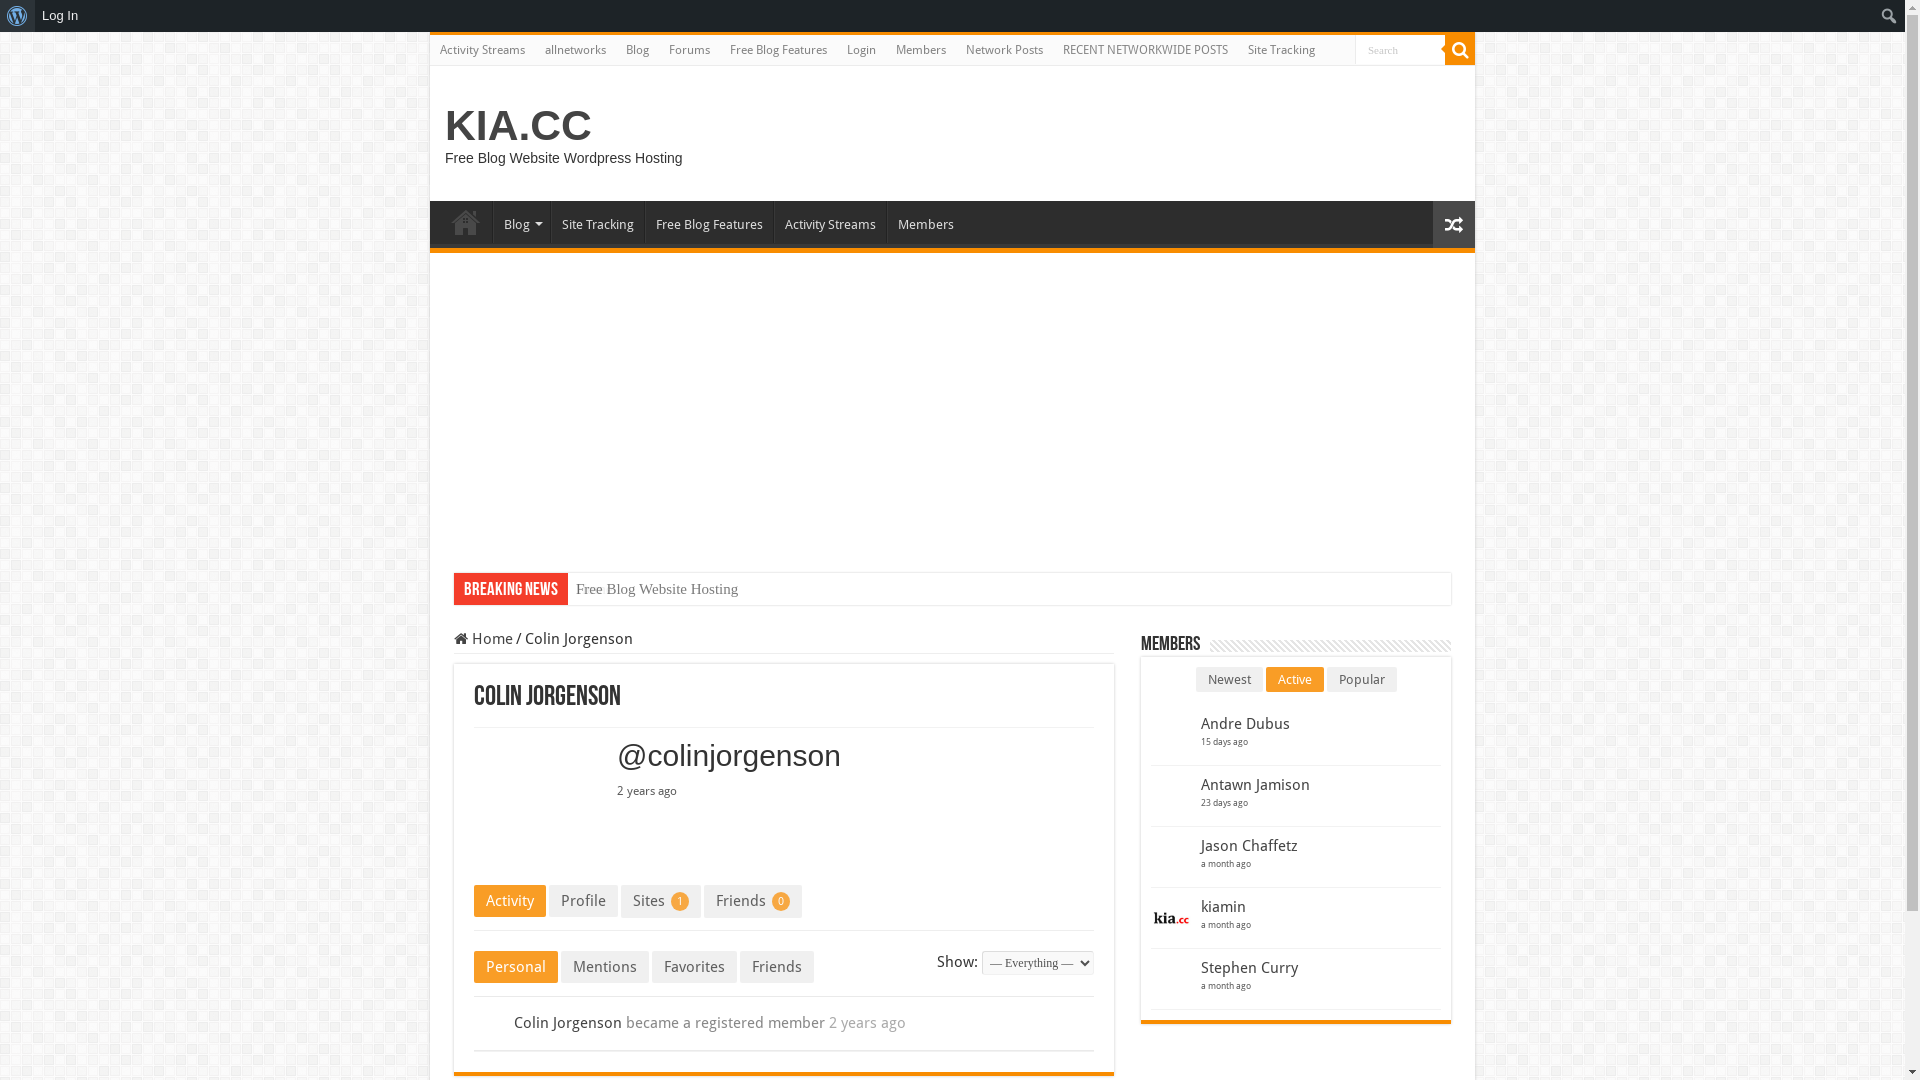 The image size is (1920, 1080). Describe the element at coordinates (534, 49) in the screenshot. I see `'allnetworks'` at that location.